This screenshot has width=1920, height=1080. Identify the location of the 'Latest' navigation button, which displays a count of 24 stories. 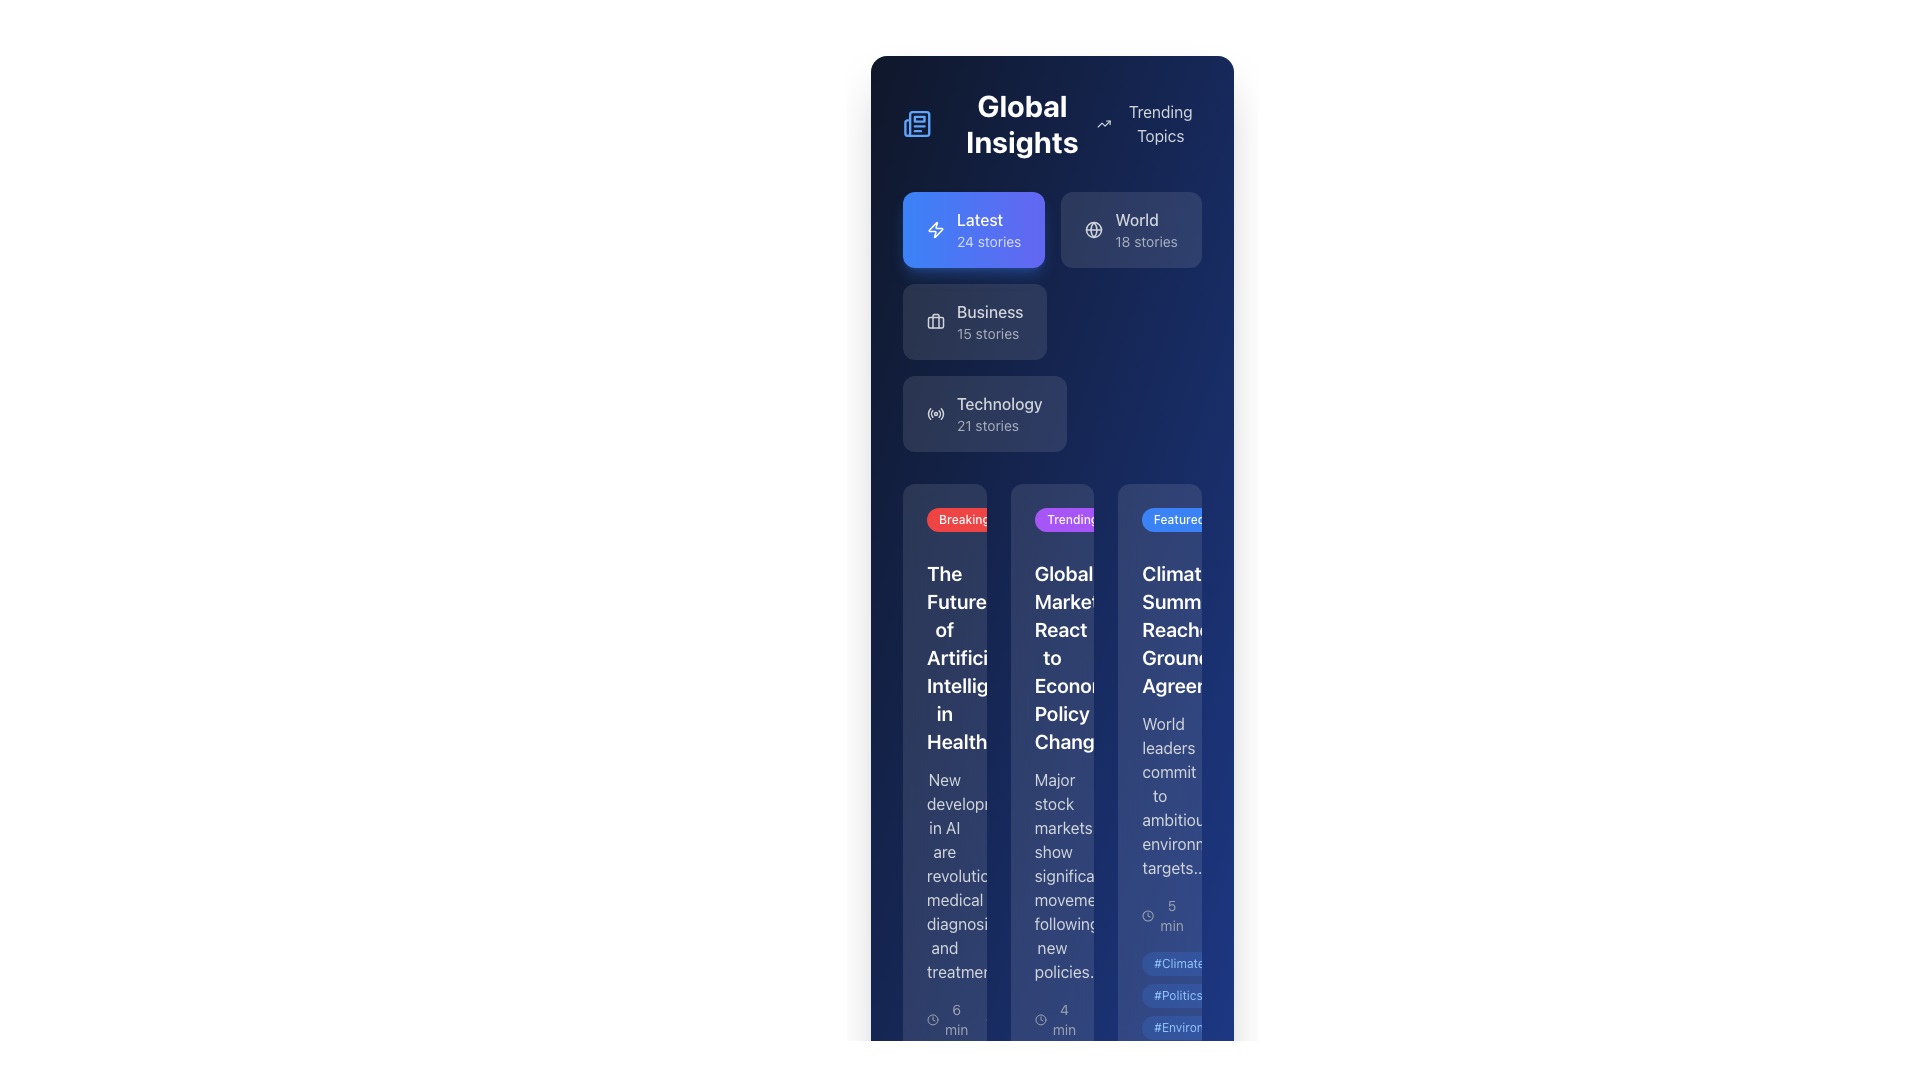
(974, 229).